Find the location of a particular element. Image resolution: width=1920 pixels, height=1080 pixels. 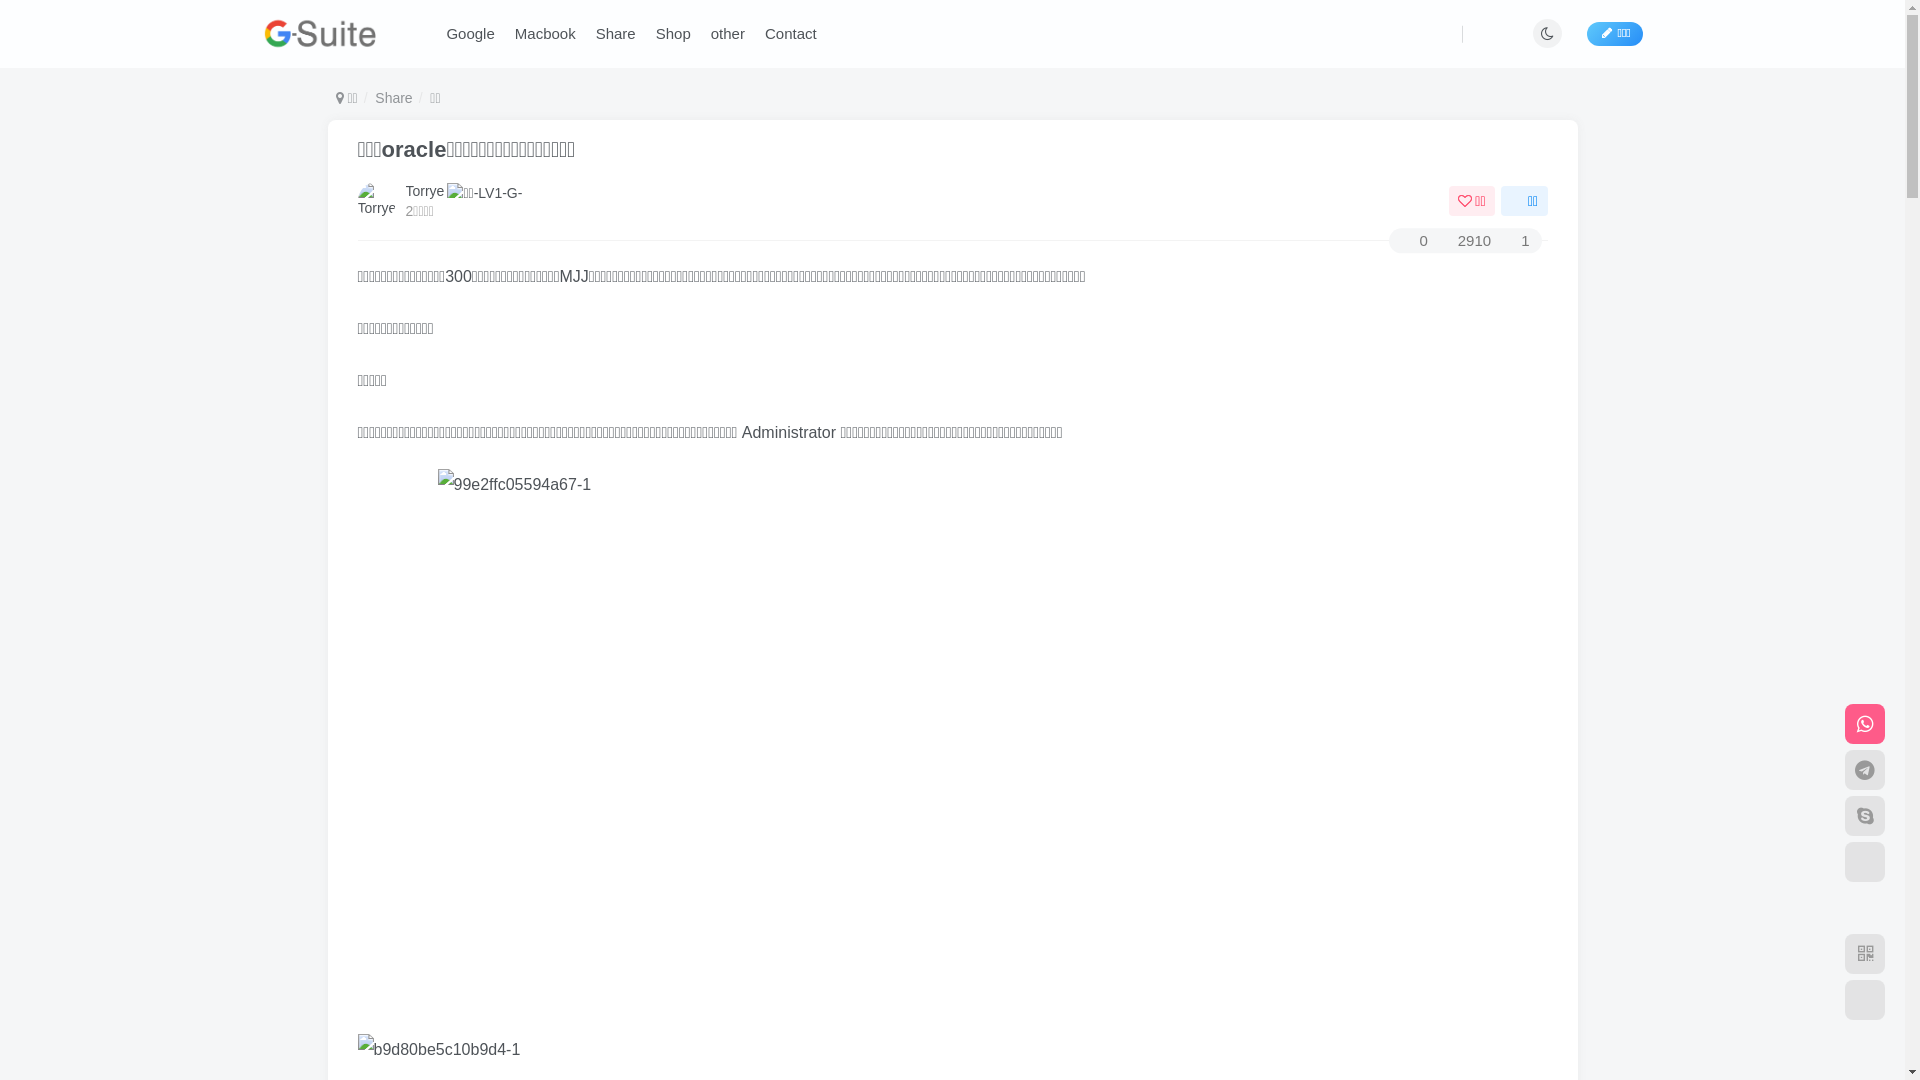

'0' is located at coordinates (1400, 239).